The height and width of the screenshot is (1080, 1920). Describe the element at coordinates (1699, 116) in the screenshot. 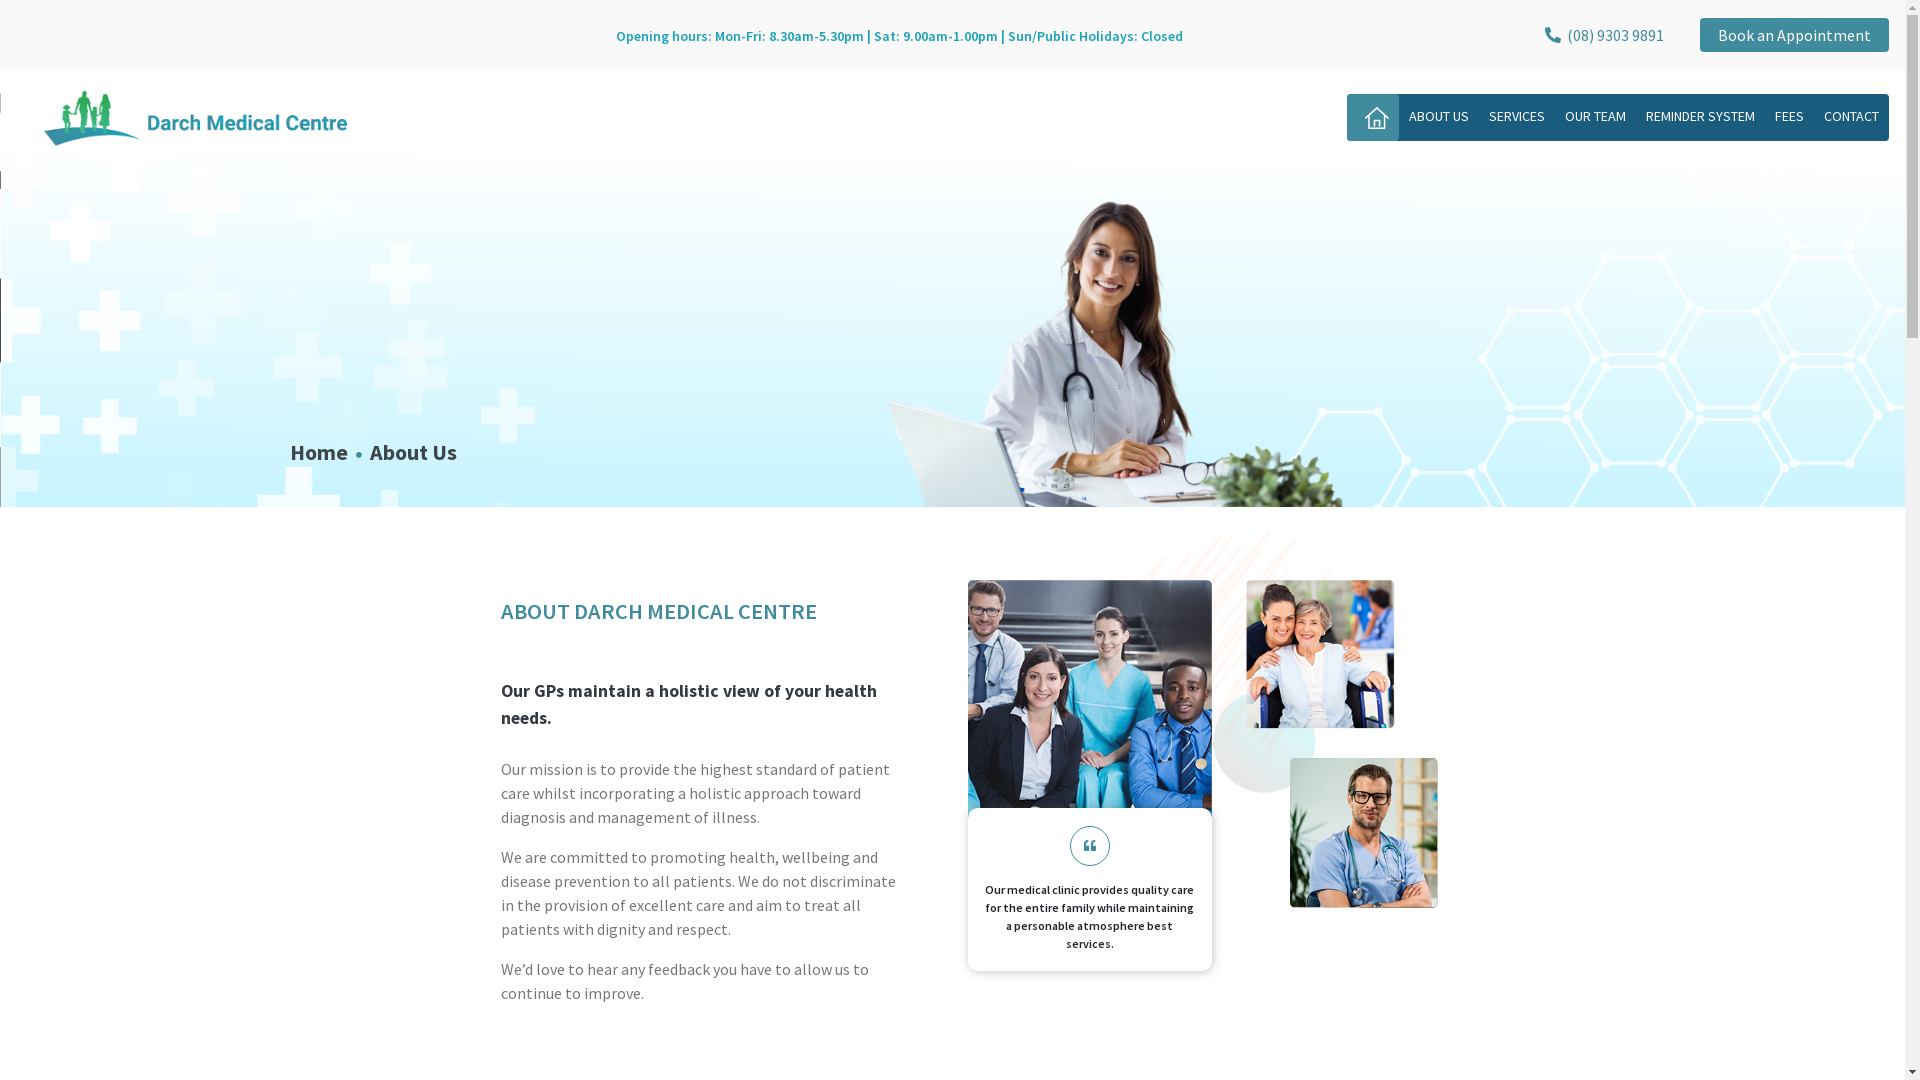

I see `'REMINDER SYSTEM'` at that location.